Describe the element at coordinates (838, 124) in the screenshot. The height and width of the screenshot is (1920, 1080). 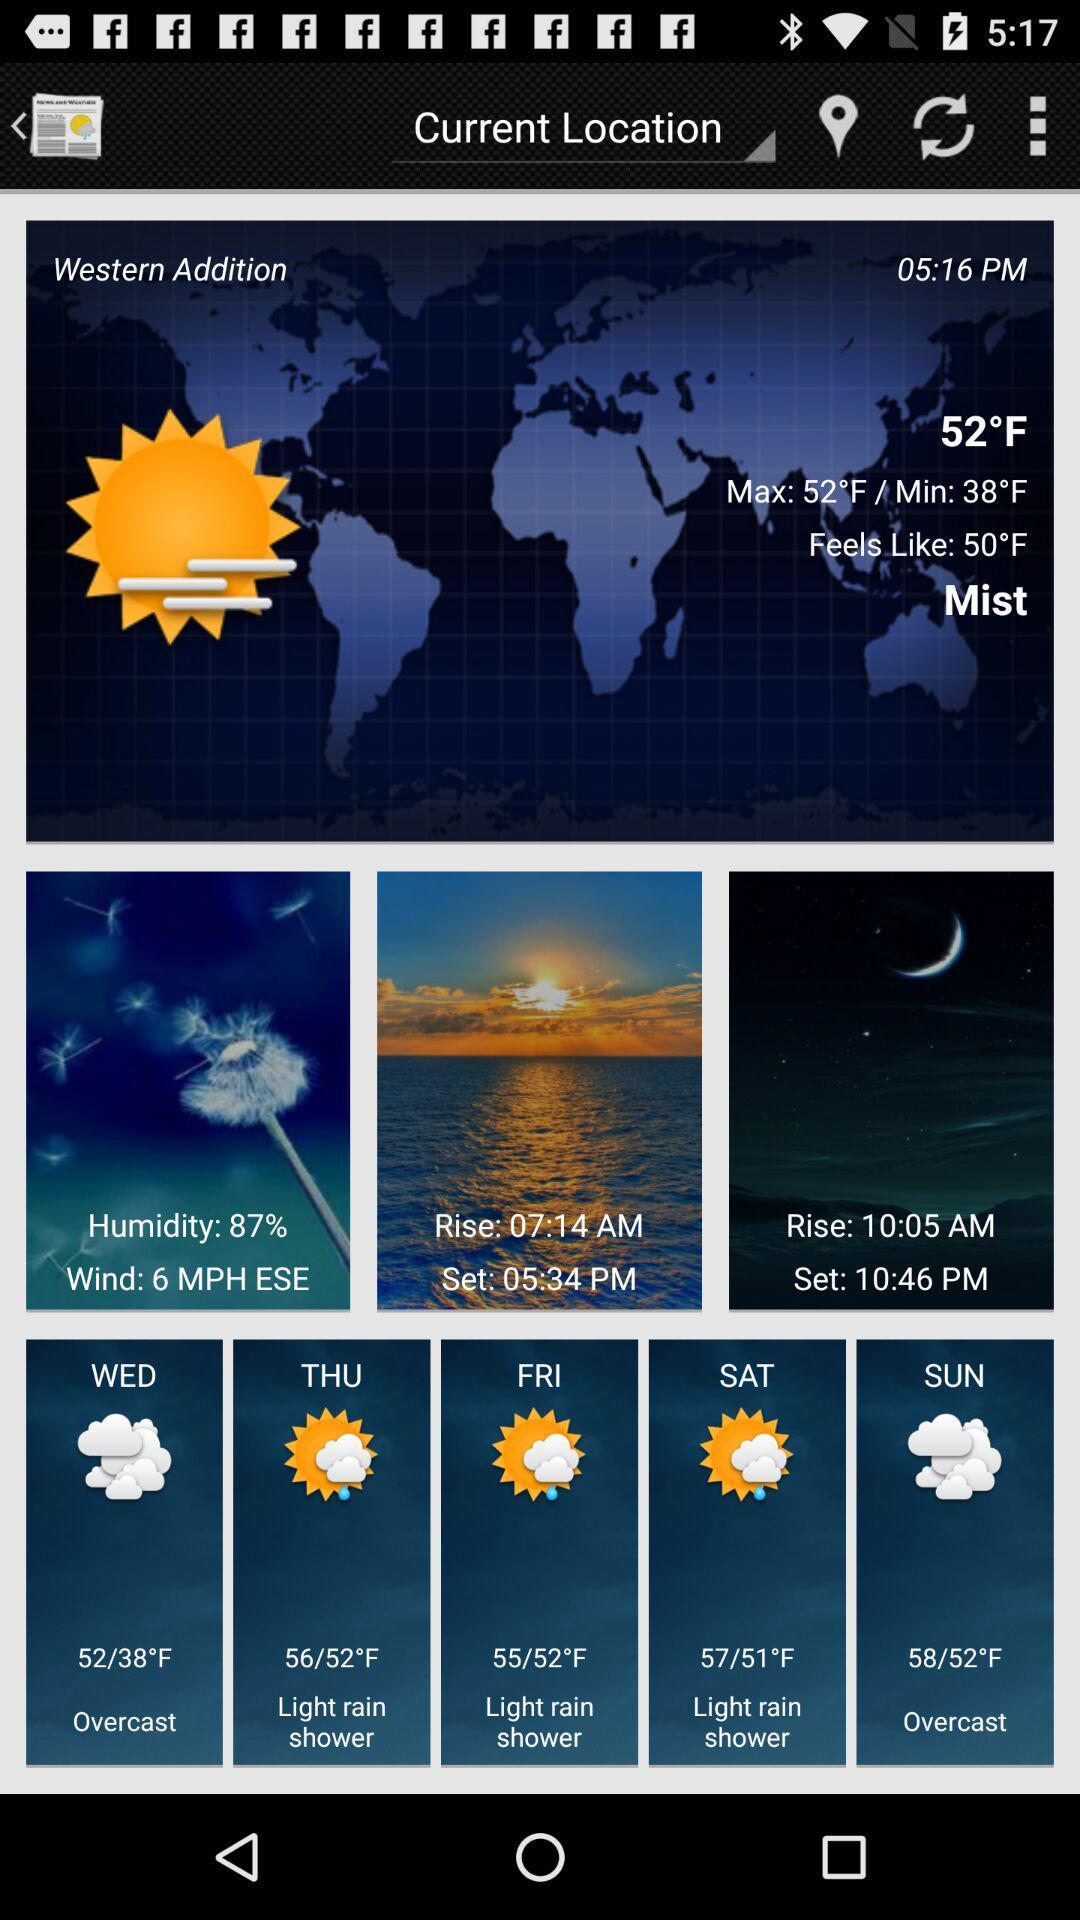
I see `location` at that location.